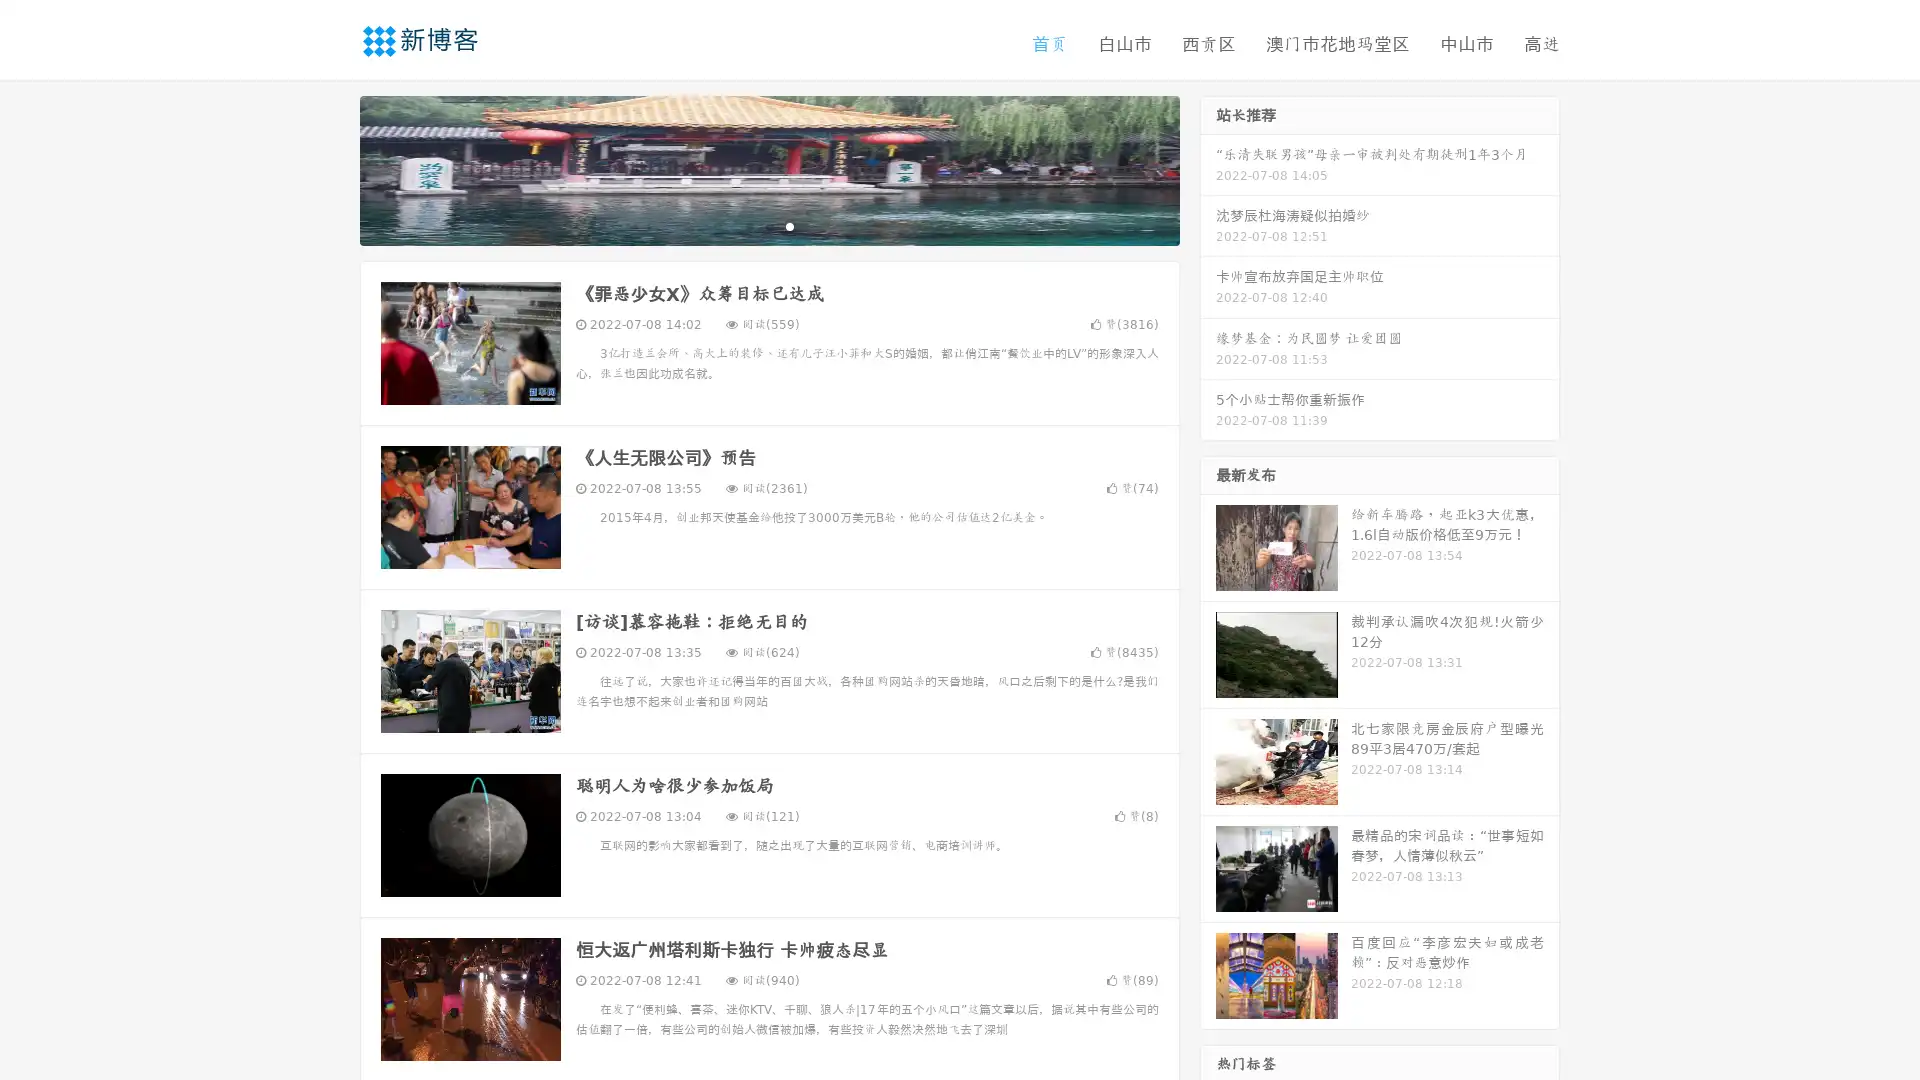  What do you see at coordinates (1208, 168) in the screenshot?
I see `Next slide` at bounding box center [1208, 168].